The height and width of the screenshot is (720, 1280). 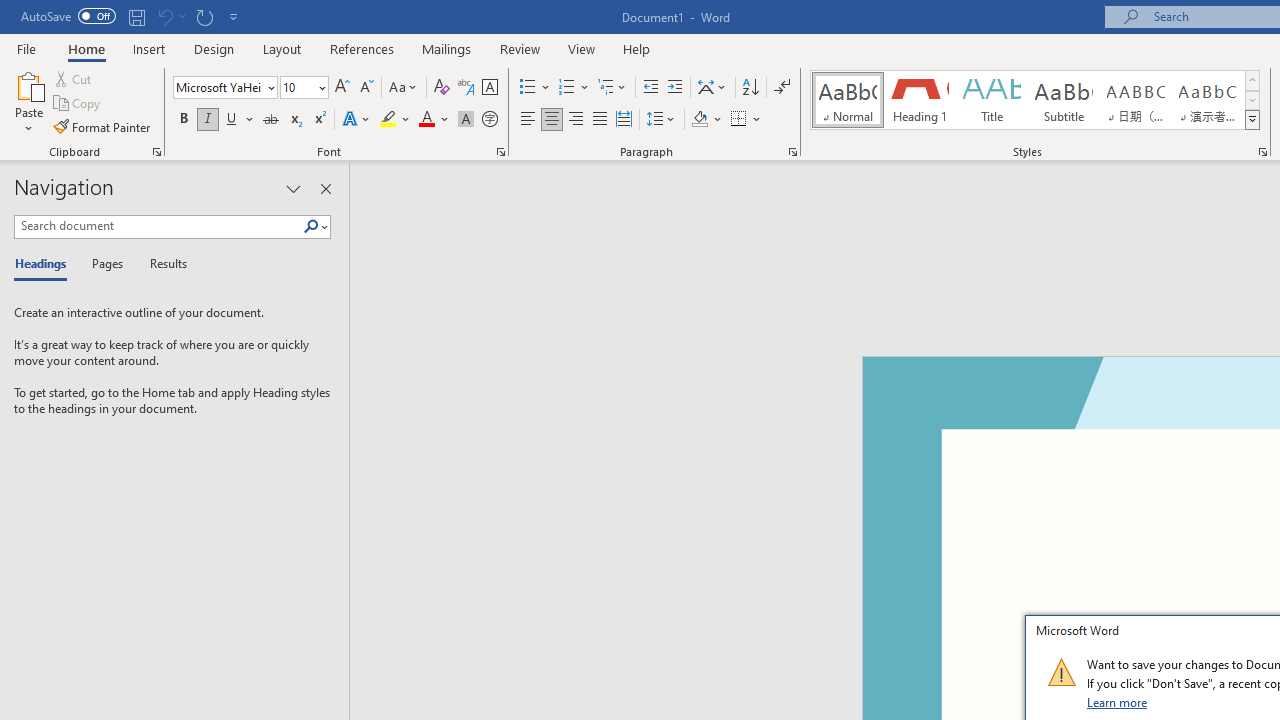 I want to click on 'Format Painter', so click(x=102, y=127).